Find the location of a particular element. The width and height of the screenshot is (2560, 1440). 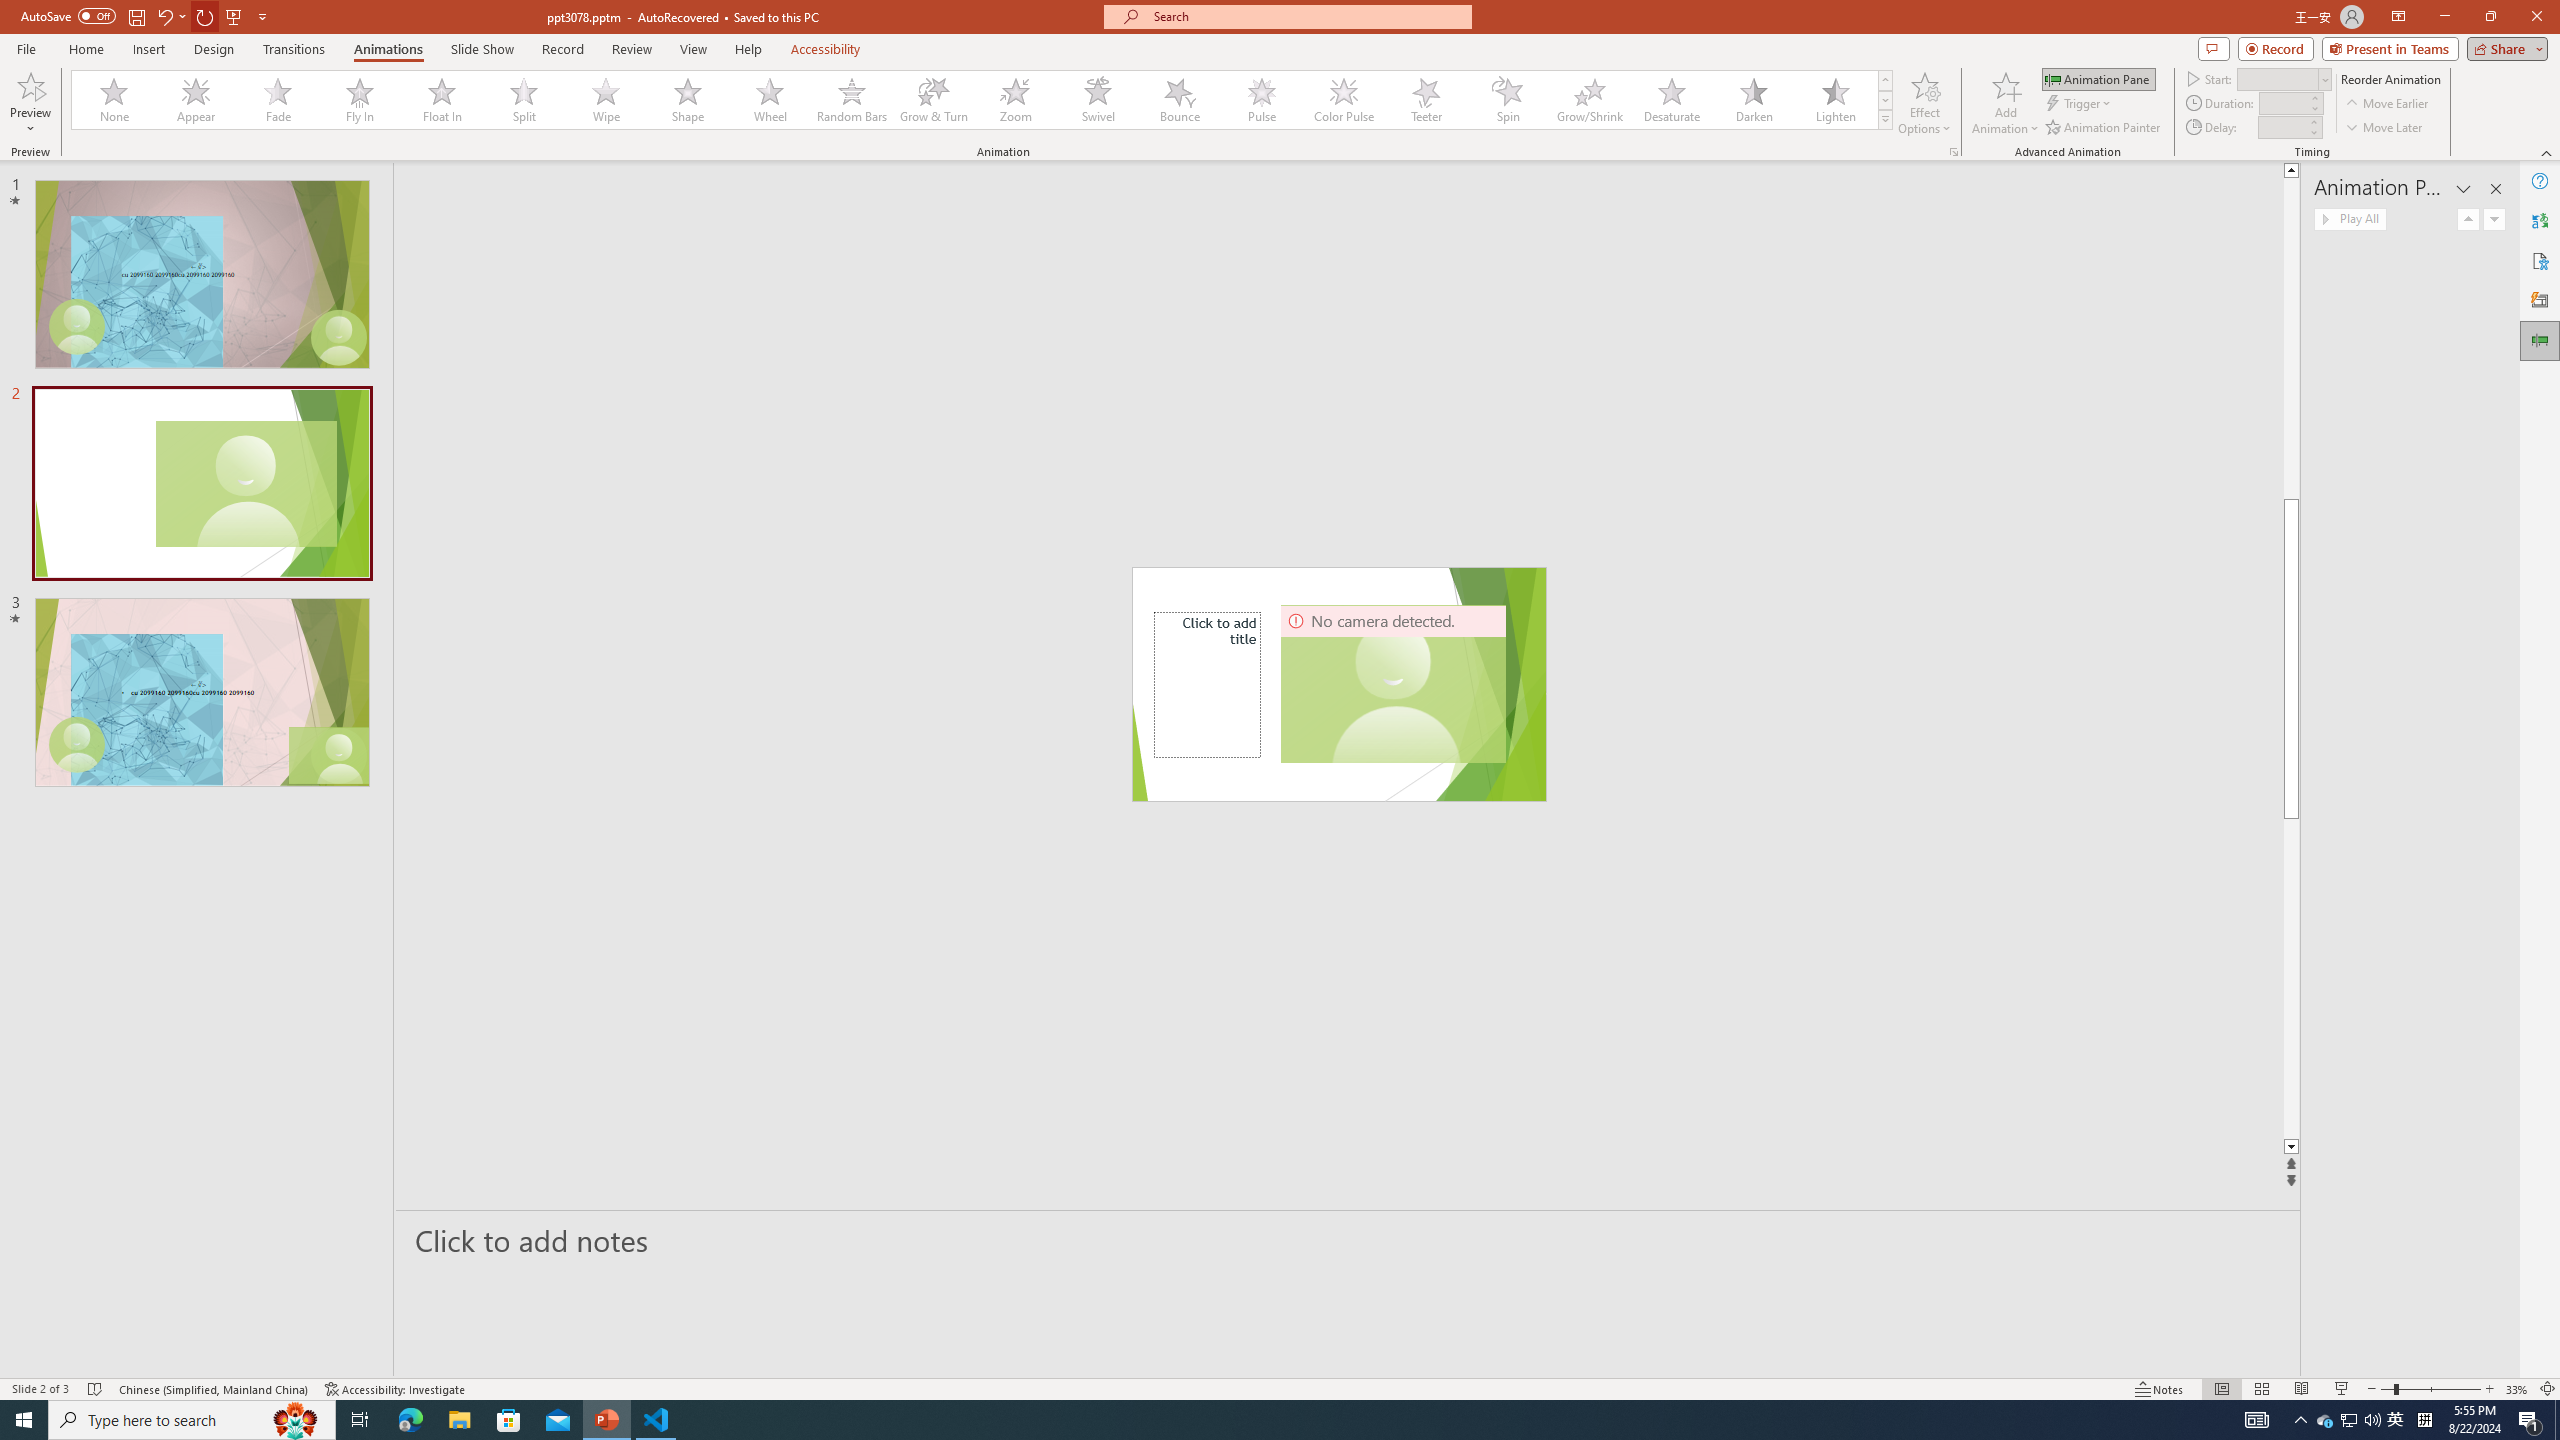

'Lighten' is located at coordinates (1834, 99).